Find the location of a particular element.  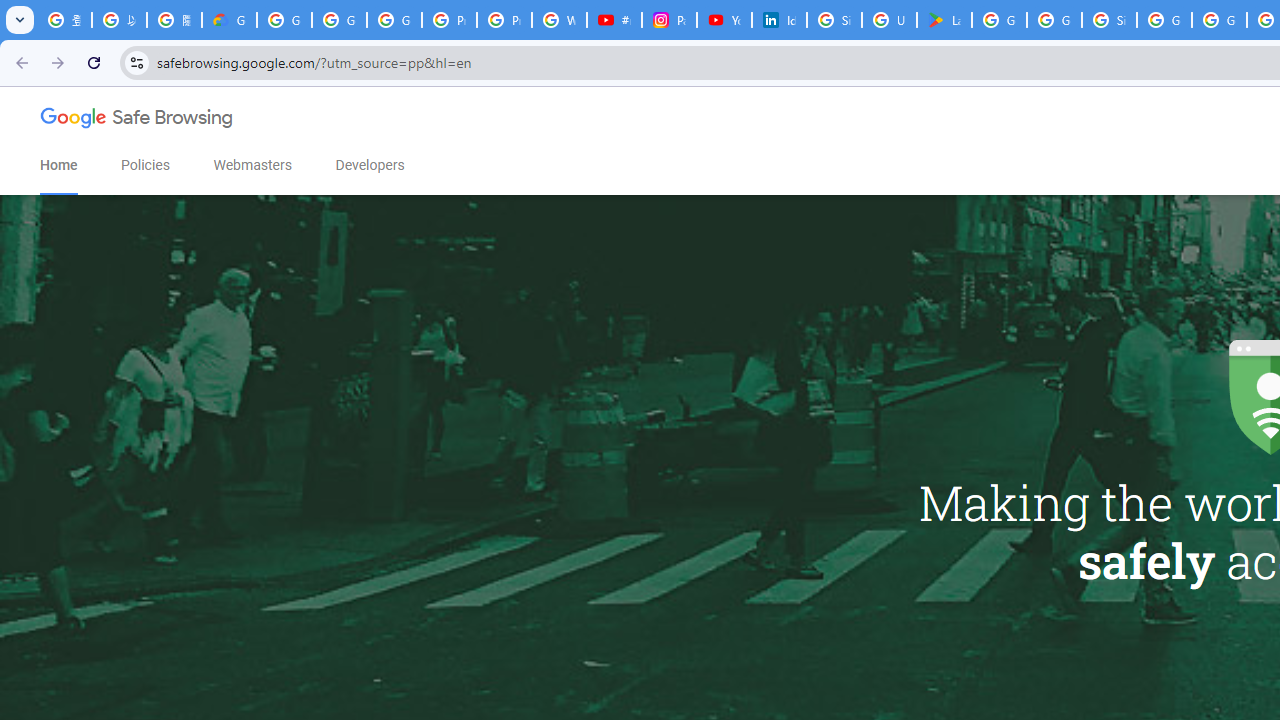

'Webmasters' is located at coordinates (251, 164).